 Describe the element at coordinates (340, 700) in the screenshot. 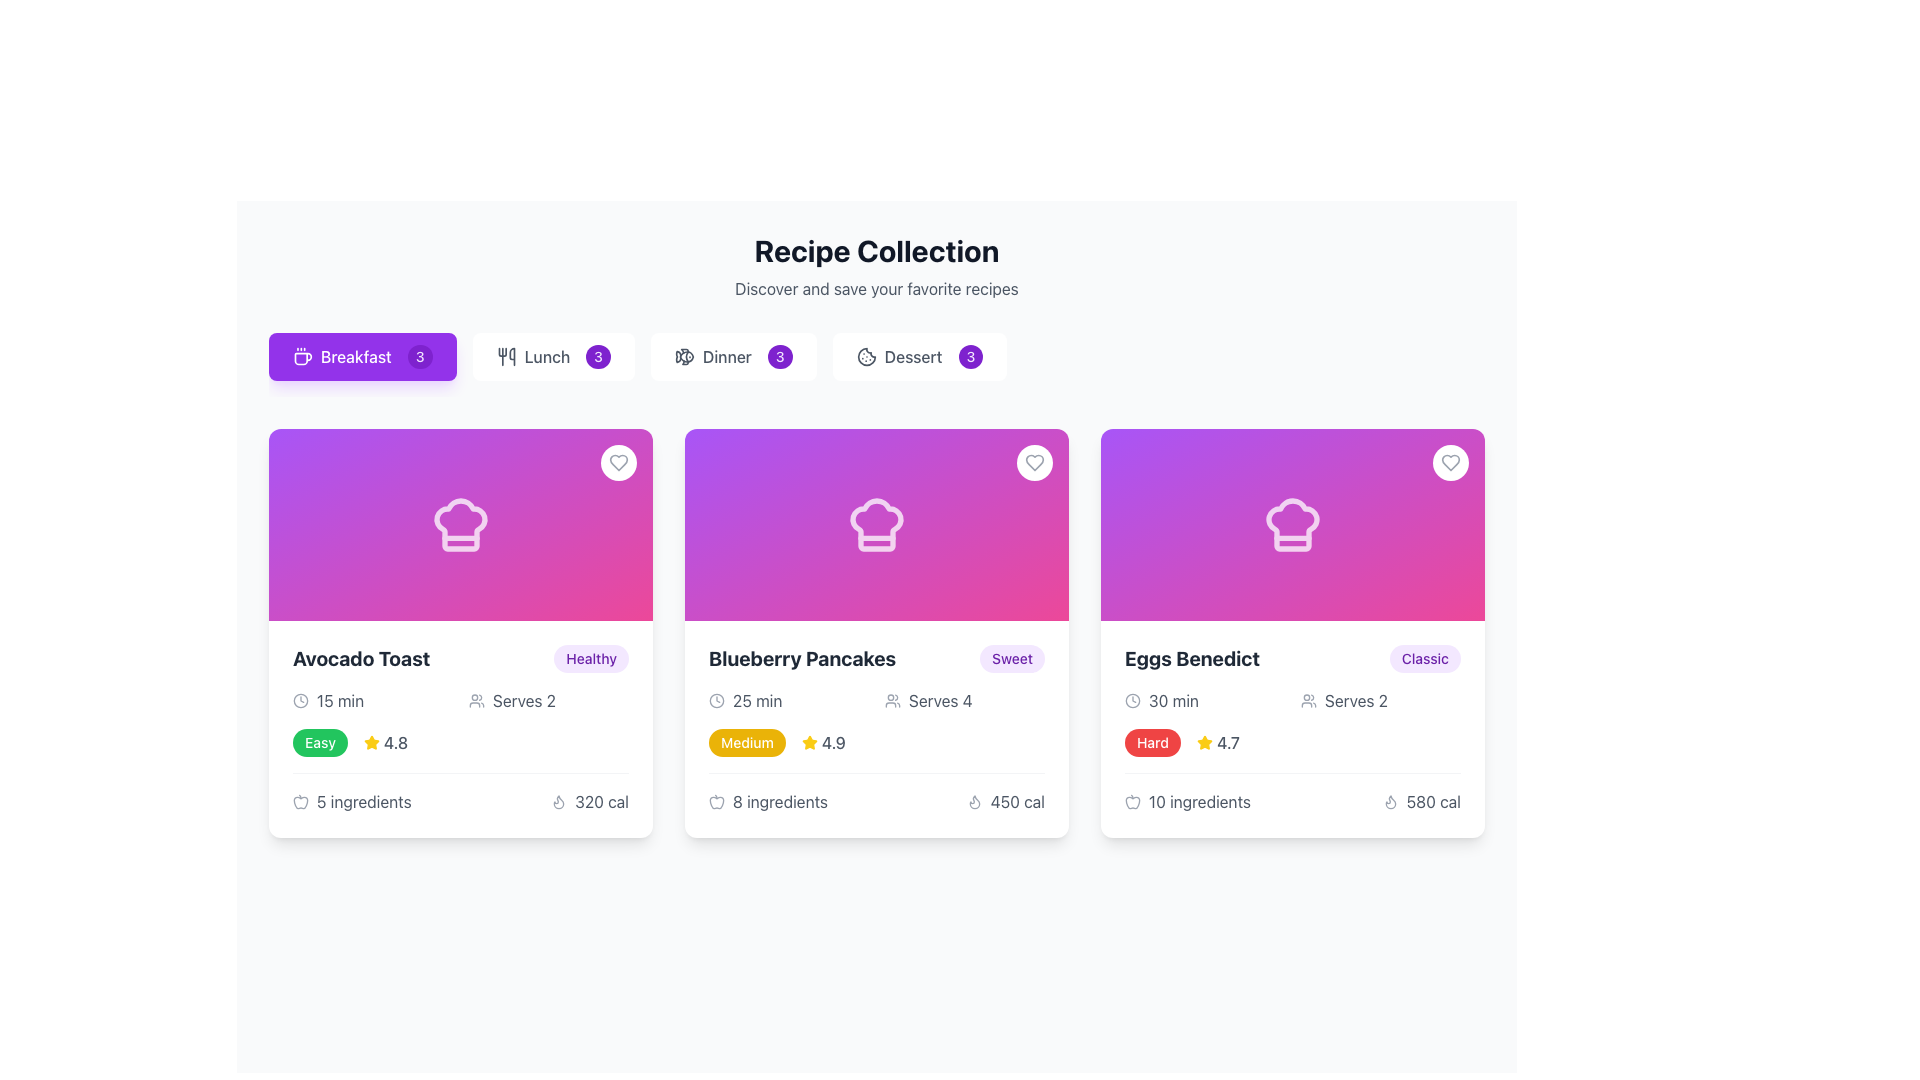

I see `the text label displaying '15 min' in gray font, indicating a time duration for the recipe 'Avocado Toast'` at that location.